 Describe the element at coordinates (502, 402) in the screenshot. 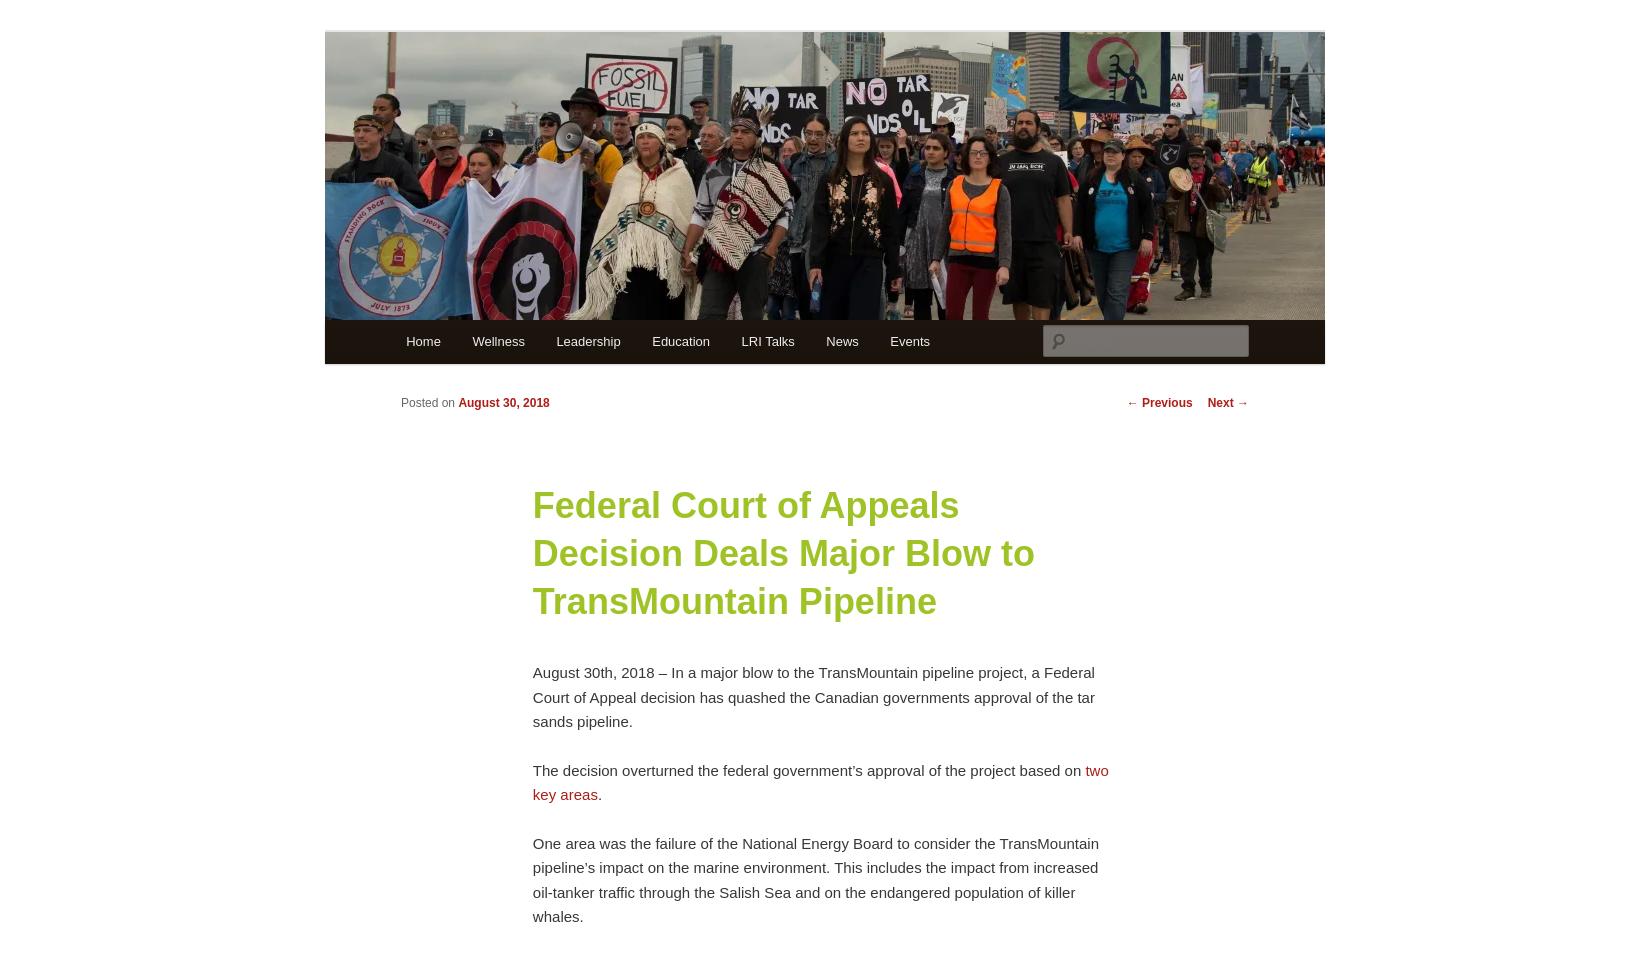

I see `'August 30, 2018'` at that location.